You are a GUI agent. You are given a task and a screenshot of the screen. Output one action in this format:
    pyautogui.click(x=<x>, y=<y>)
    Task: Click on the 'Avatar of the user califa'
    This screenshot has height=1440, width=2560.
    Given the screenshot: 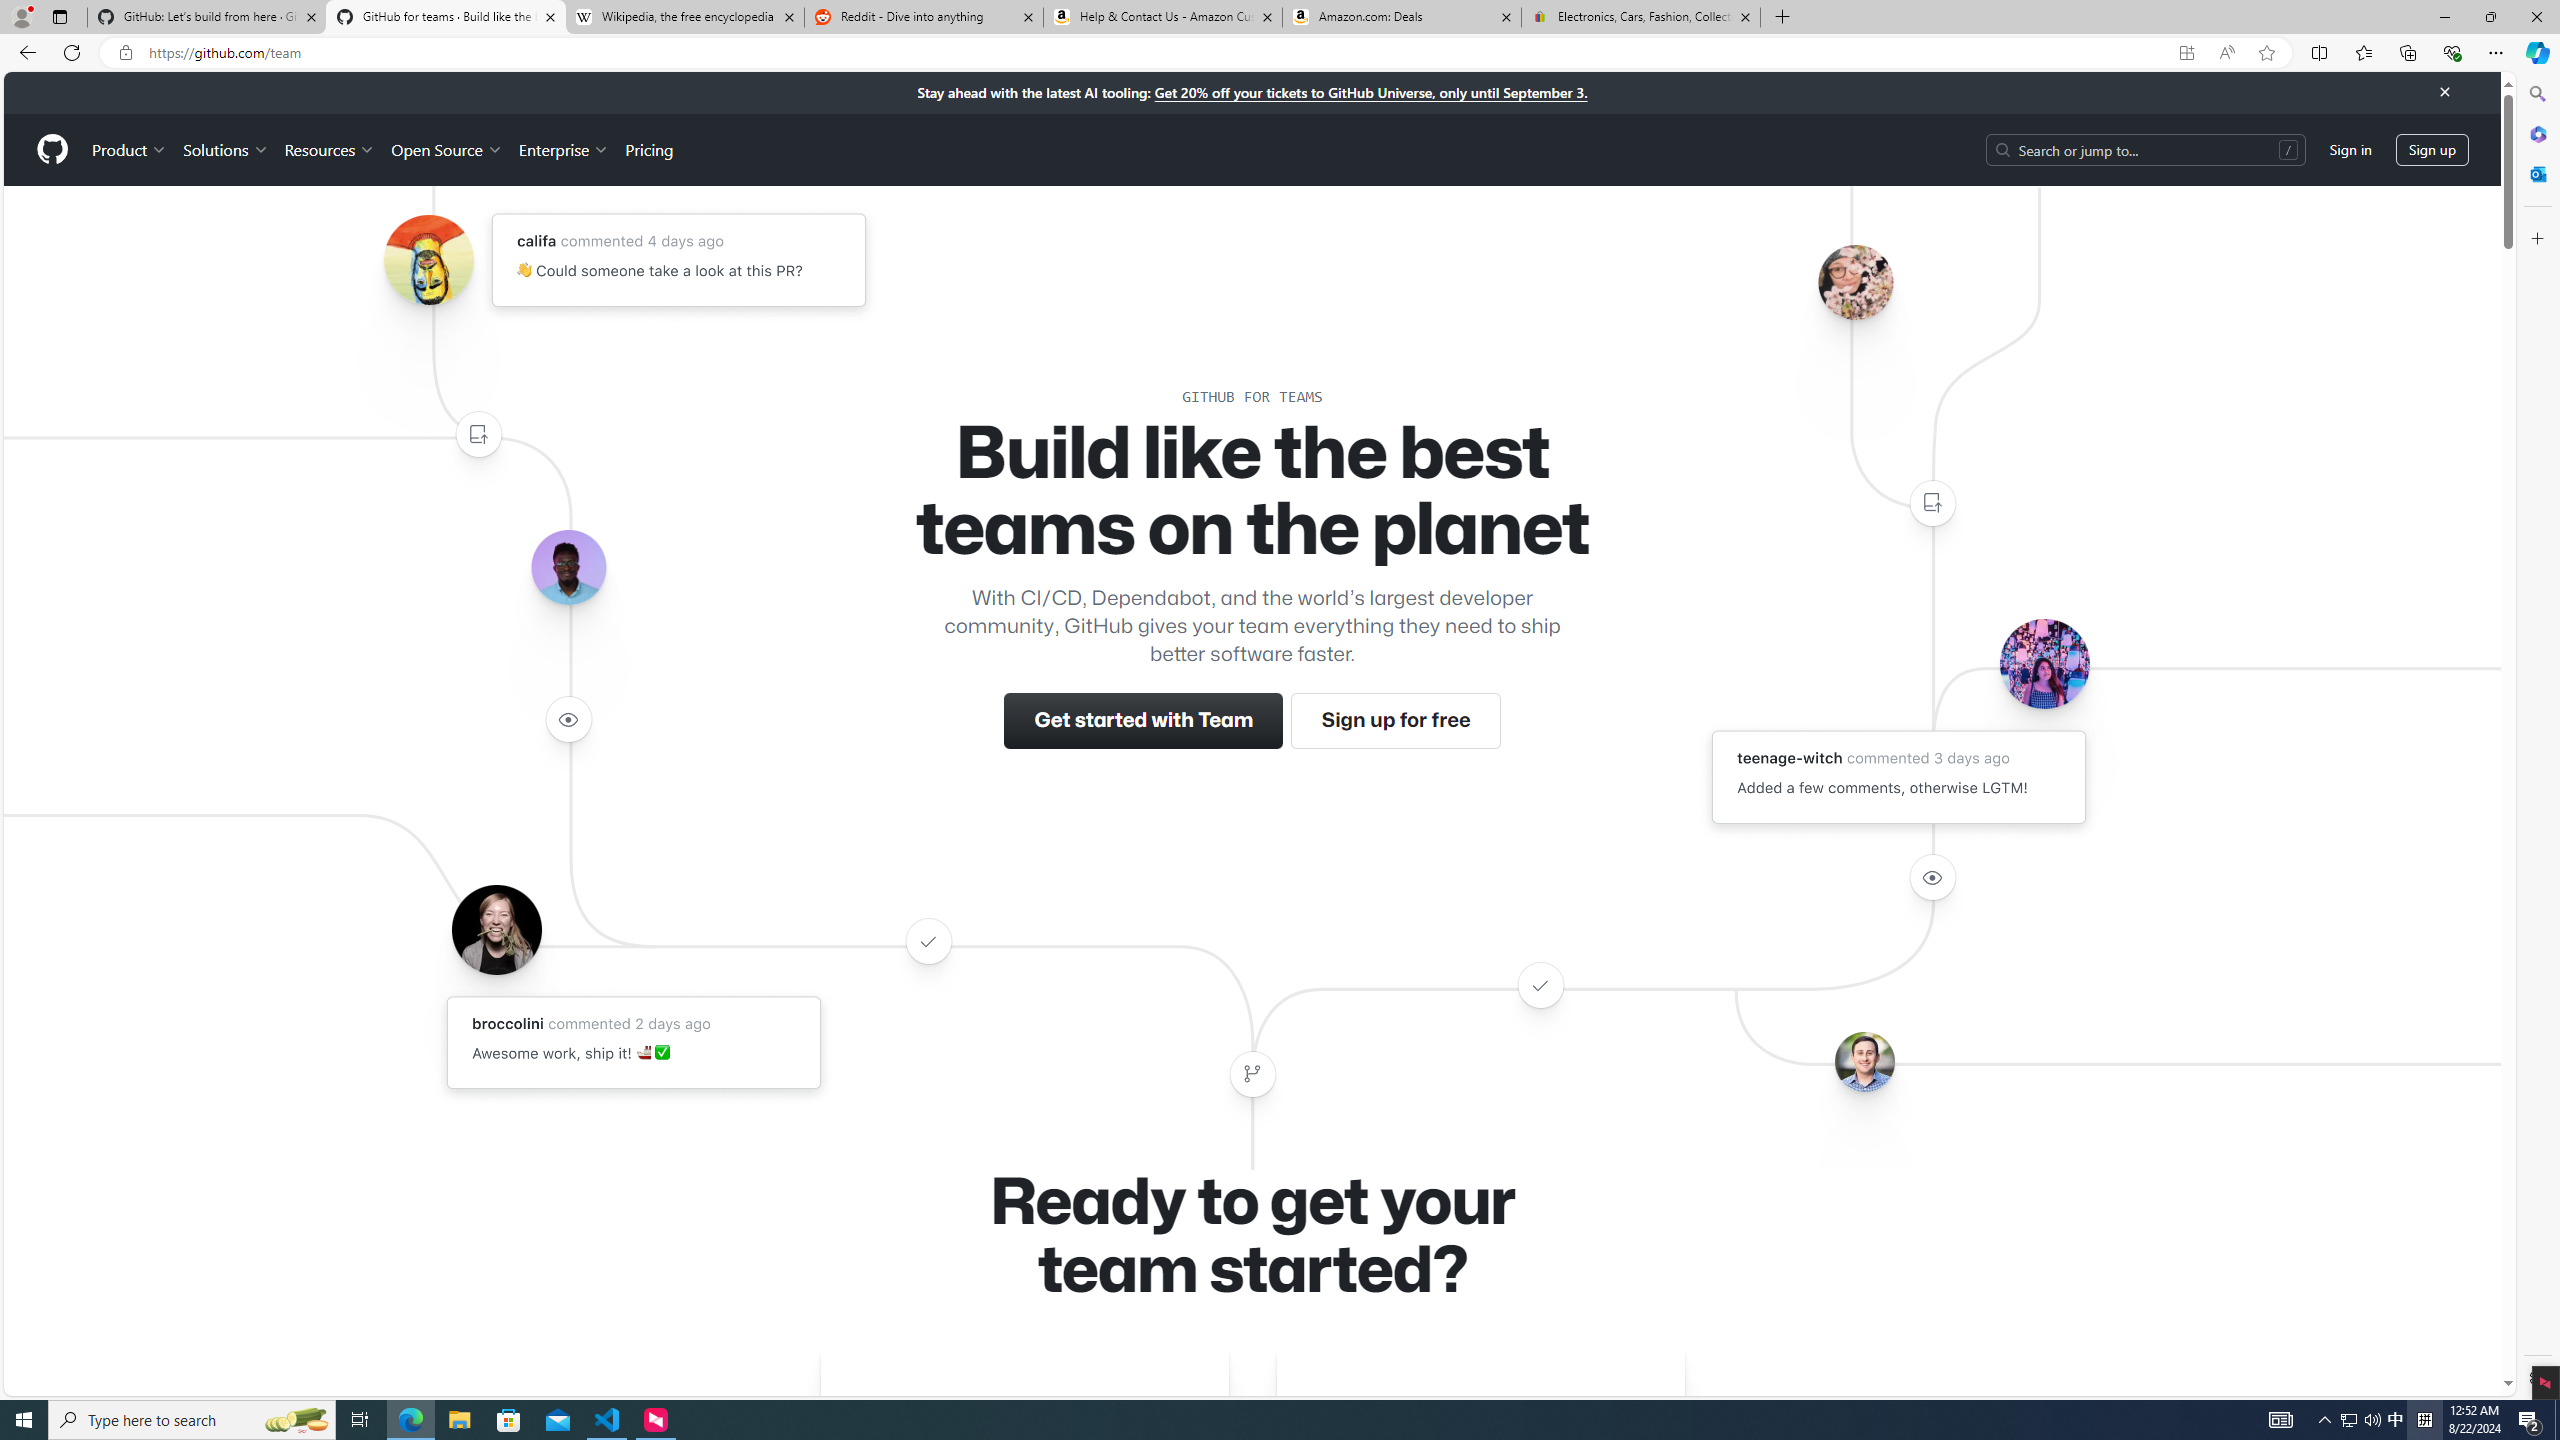 What is the action you would take?
    pyautogui.click(x=428, y=258)
    